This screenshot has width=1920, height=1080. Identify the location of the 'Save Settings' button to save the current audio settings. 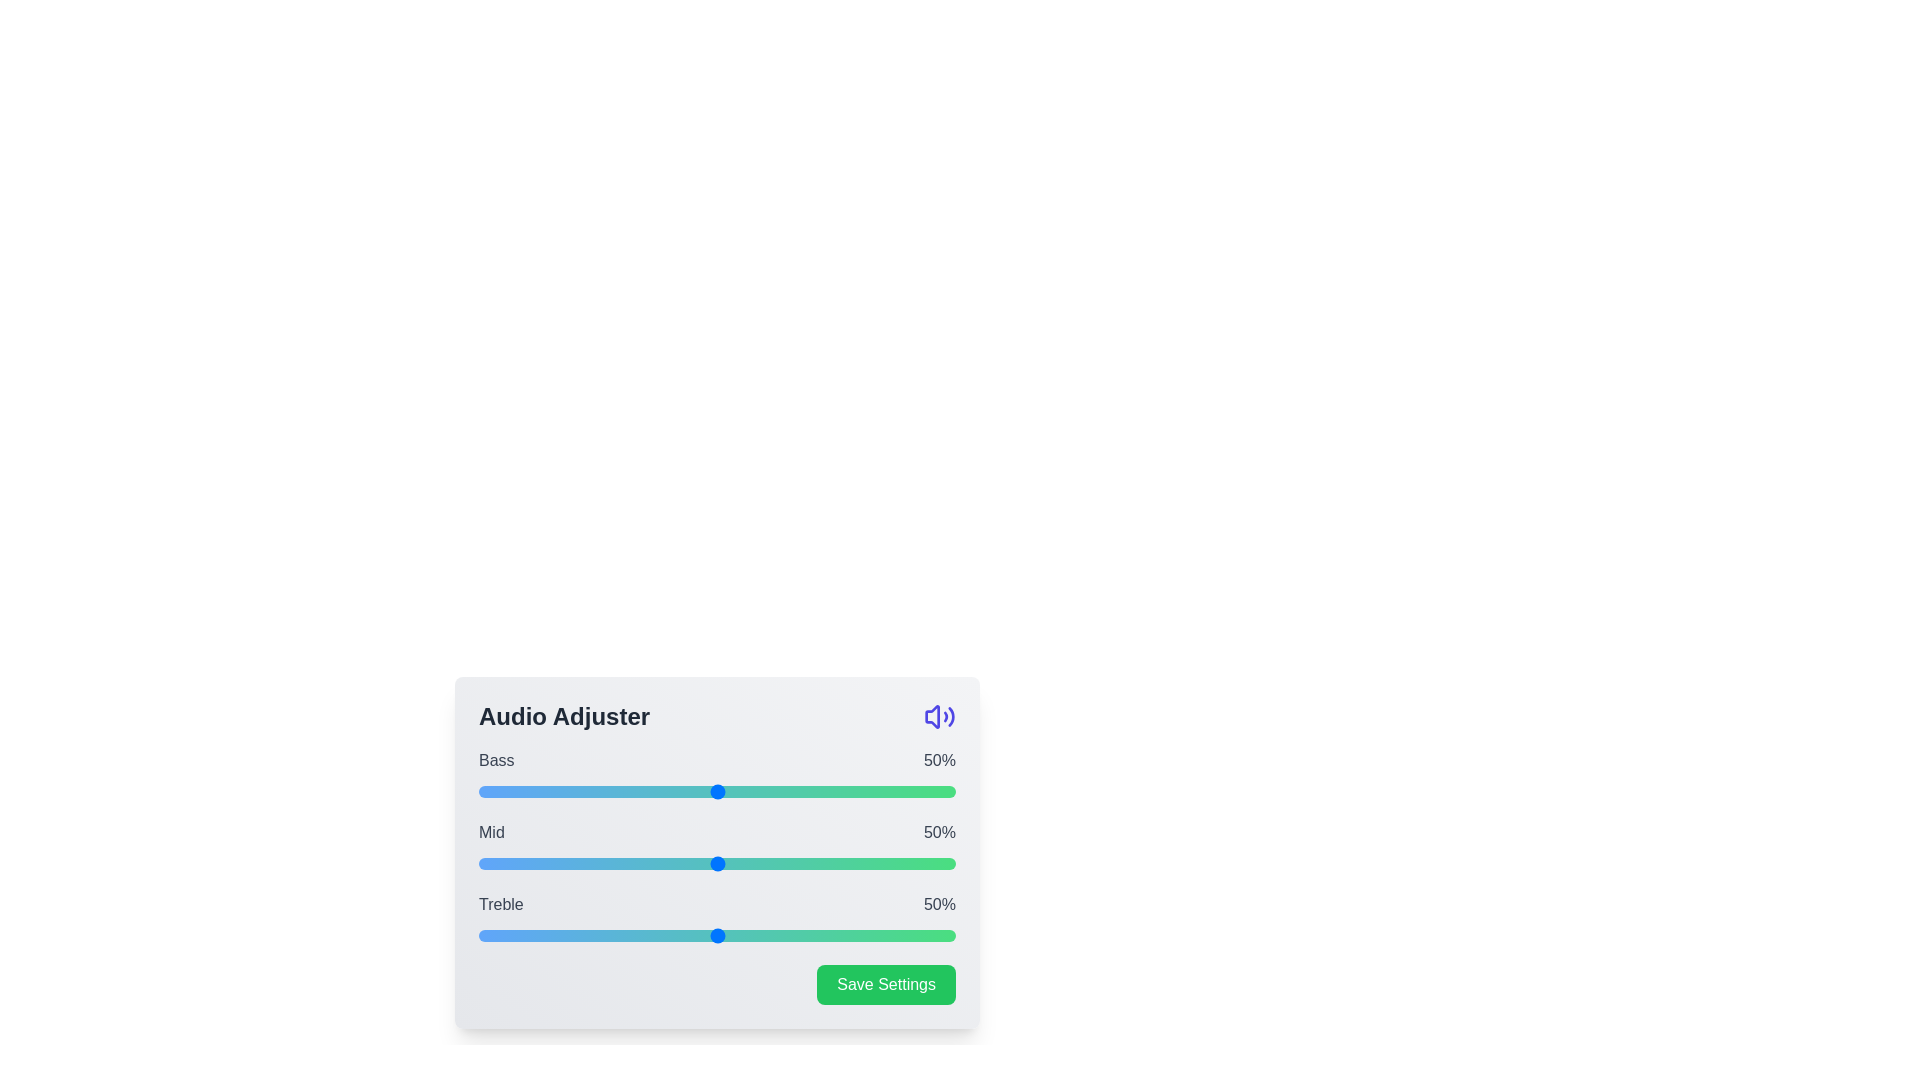
(885, 983).